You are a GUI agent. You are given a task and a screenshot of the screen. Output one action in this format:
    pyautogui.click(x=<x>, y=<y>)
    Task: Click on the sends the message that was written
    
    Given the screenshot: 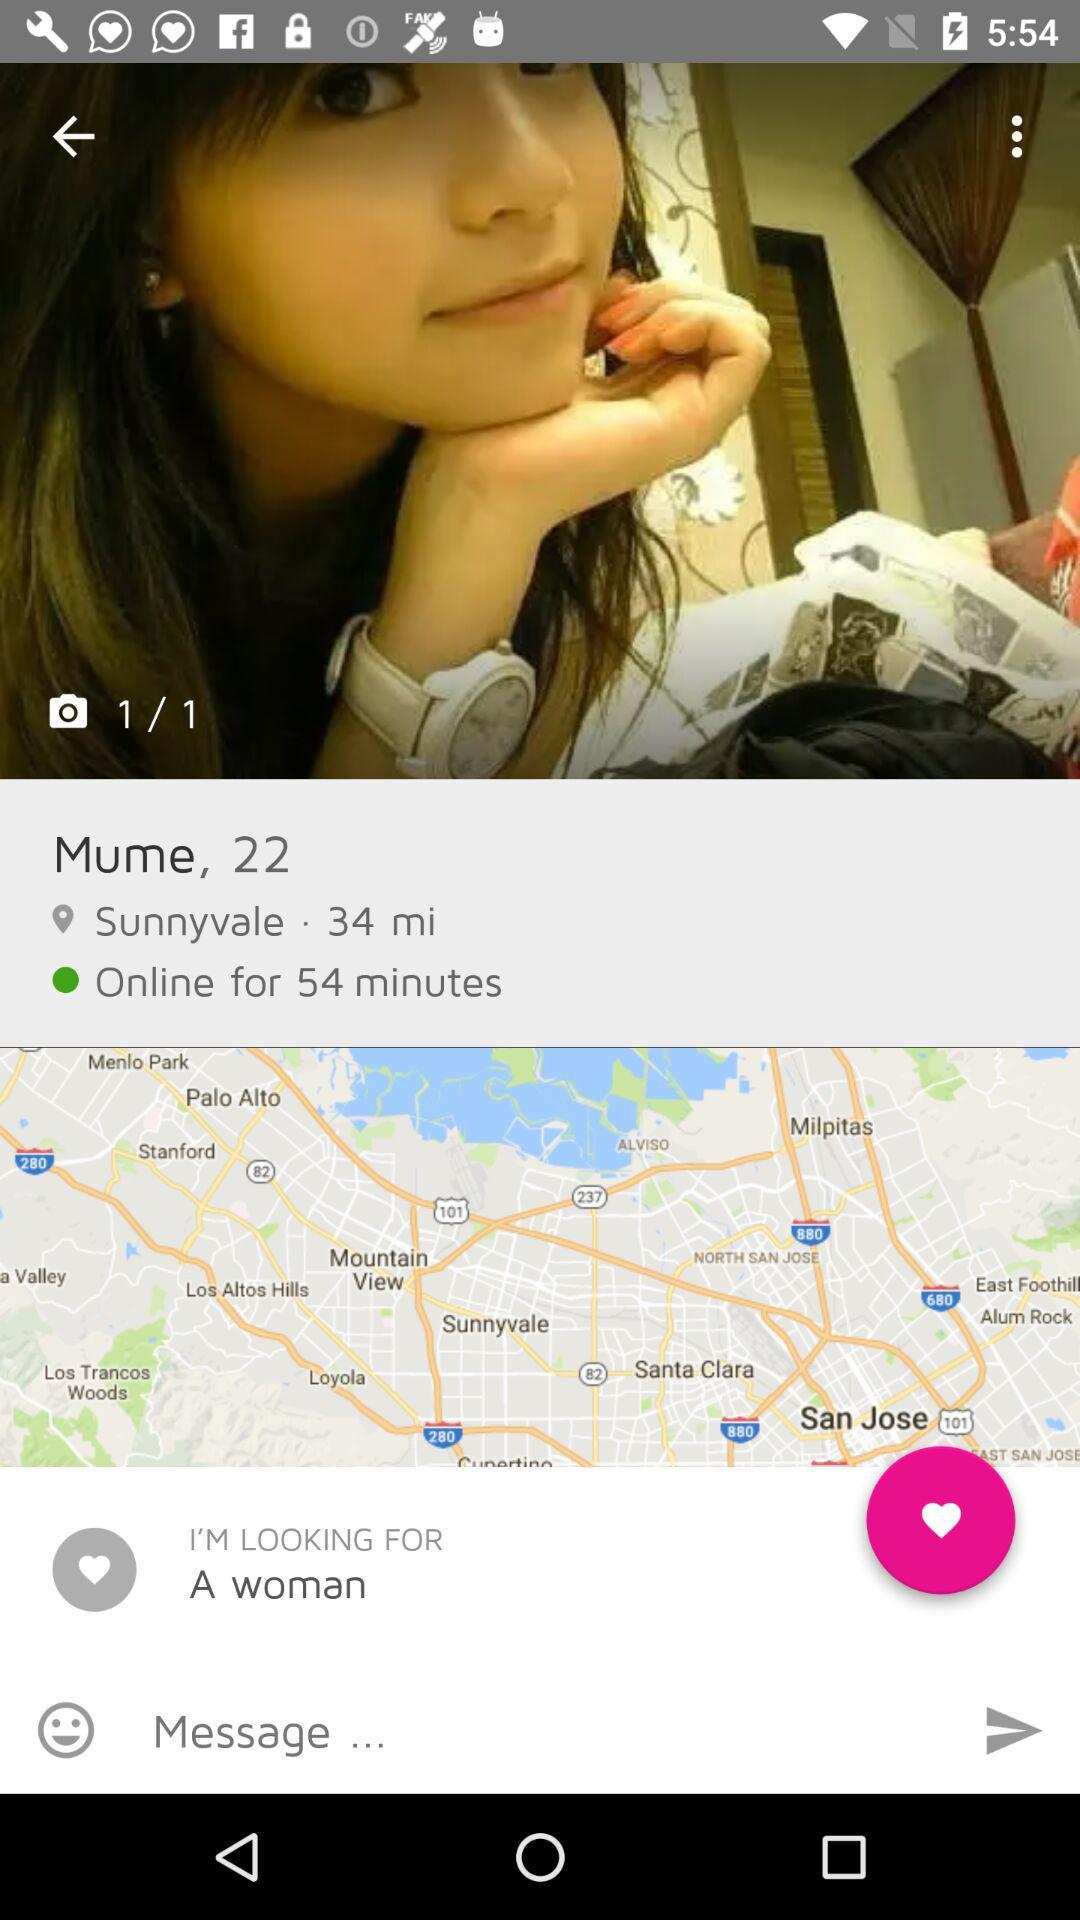 What is the action you would take?
    pyautogui.click(x=1014, y=1729)
    